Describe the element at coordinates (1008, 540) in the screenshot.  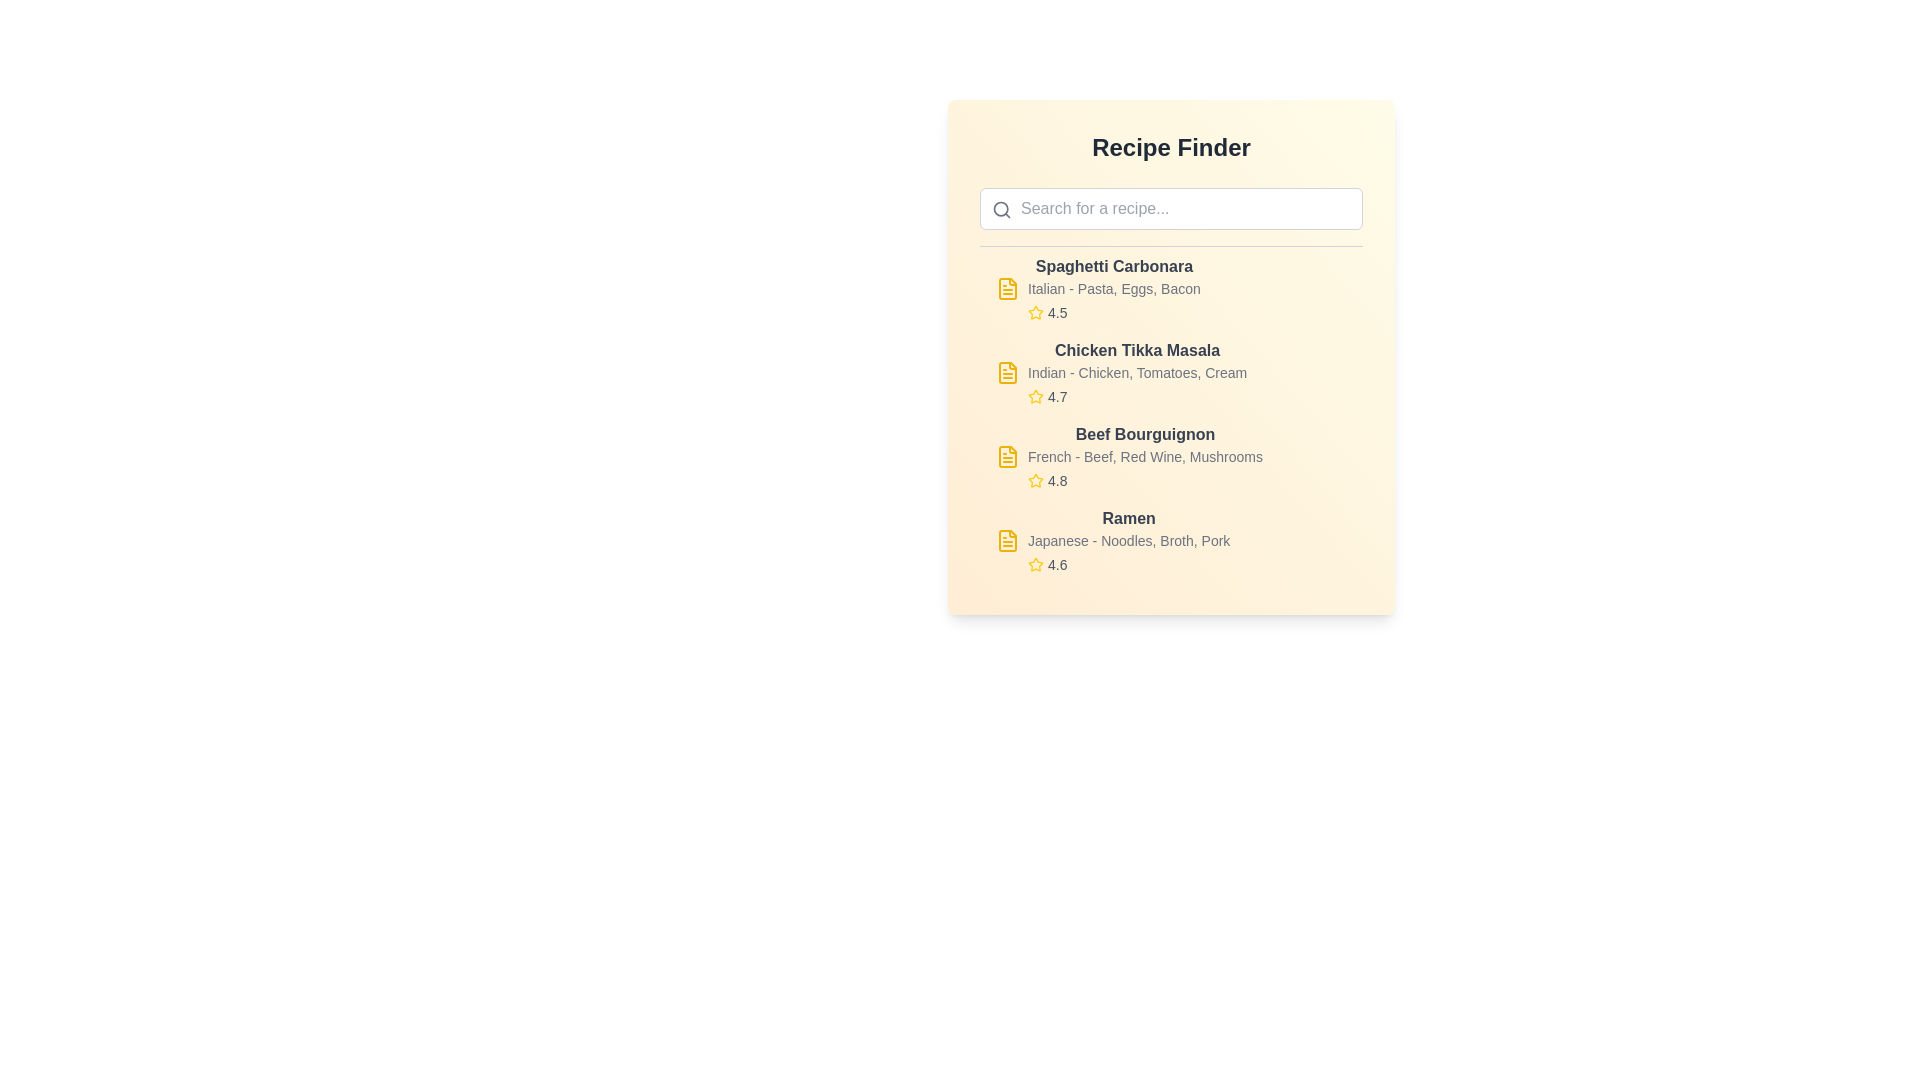
I see `the symbolic meaning of the icon associated with the 'Ramen' entry, which is the first component in the list of dishes` at that location.